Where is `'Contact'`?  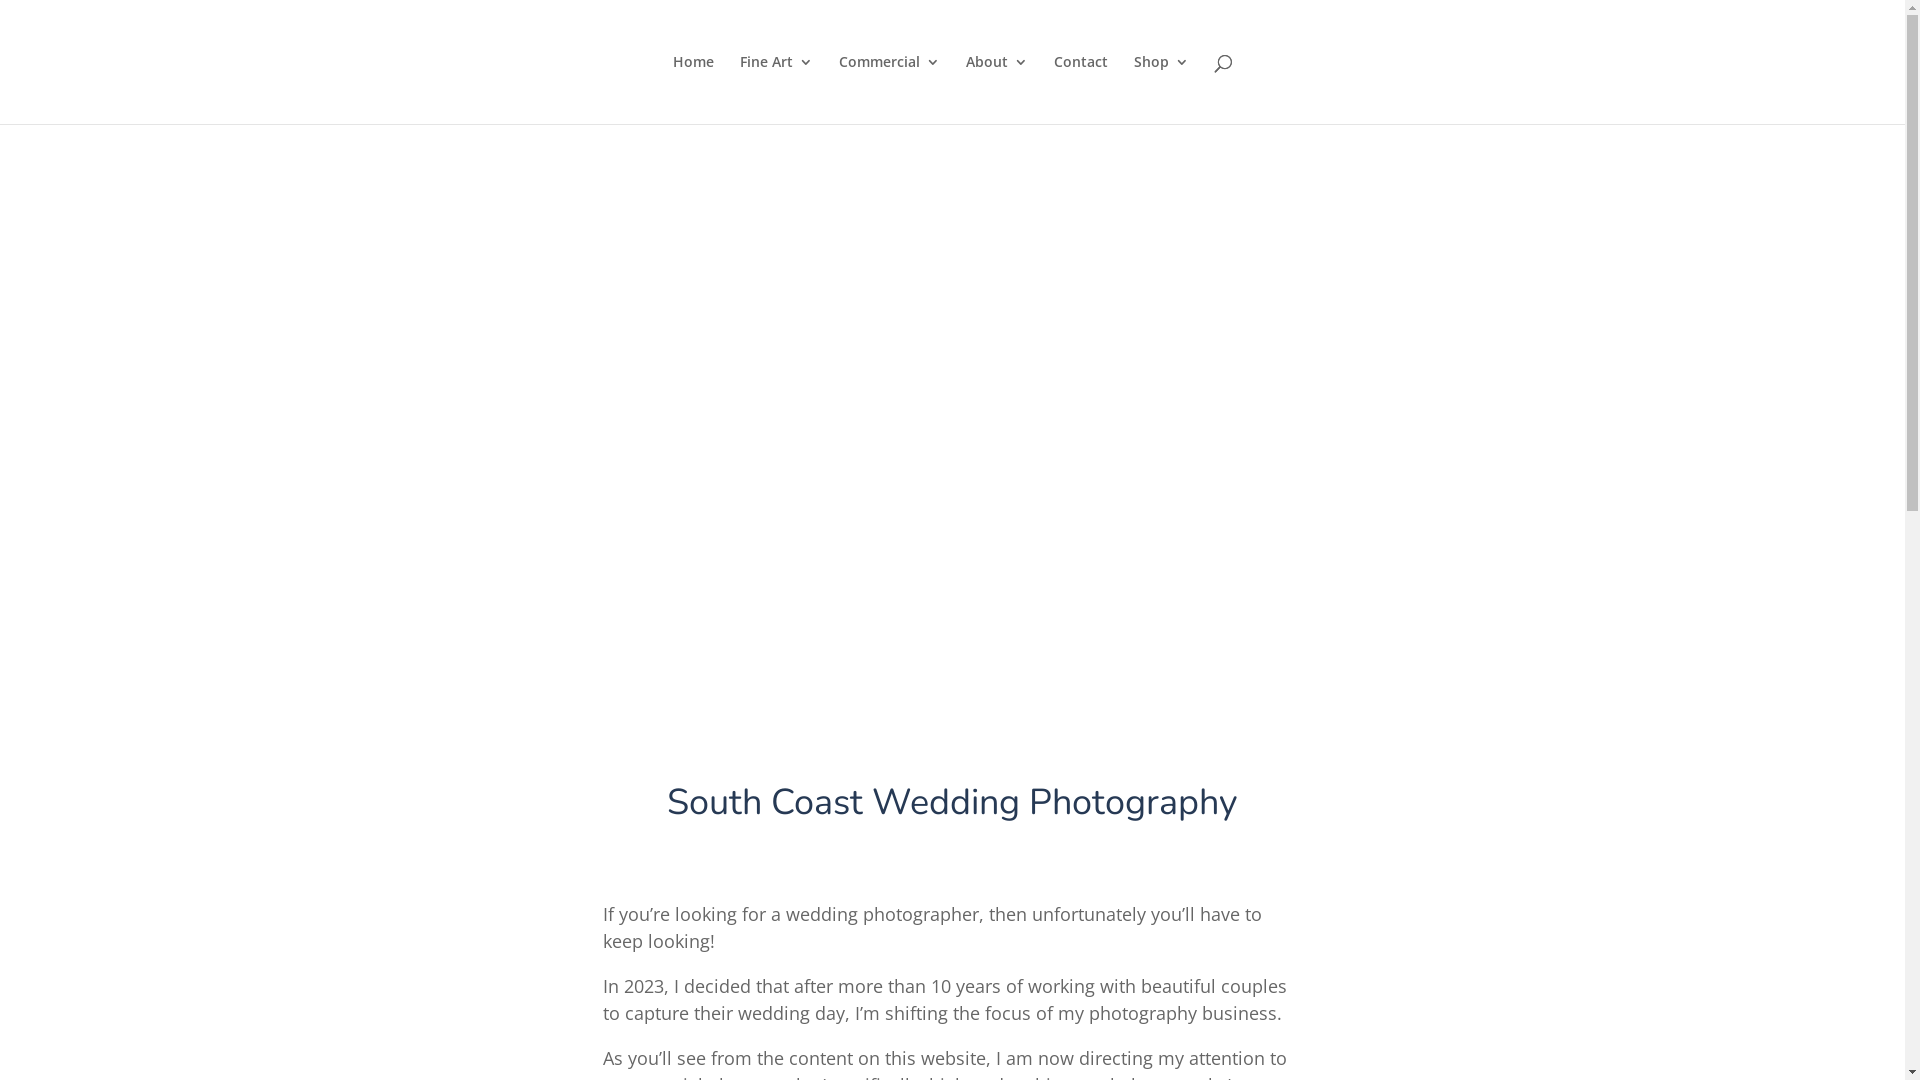
'Contact' is located at coordinates (1079, 88).